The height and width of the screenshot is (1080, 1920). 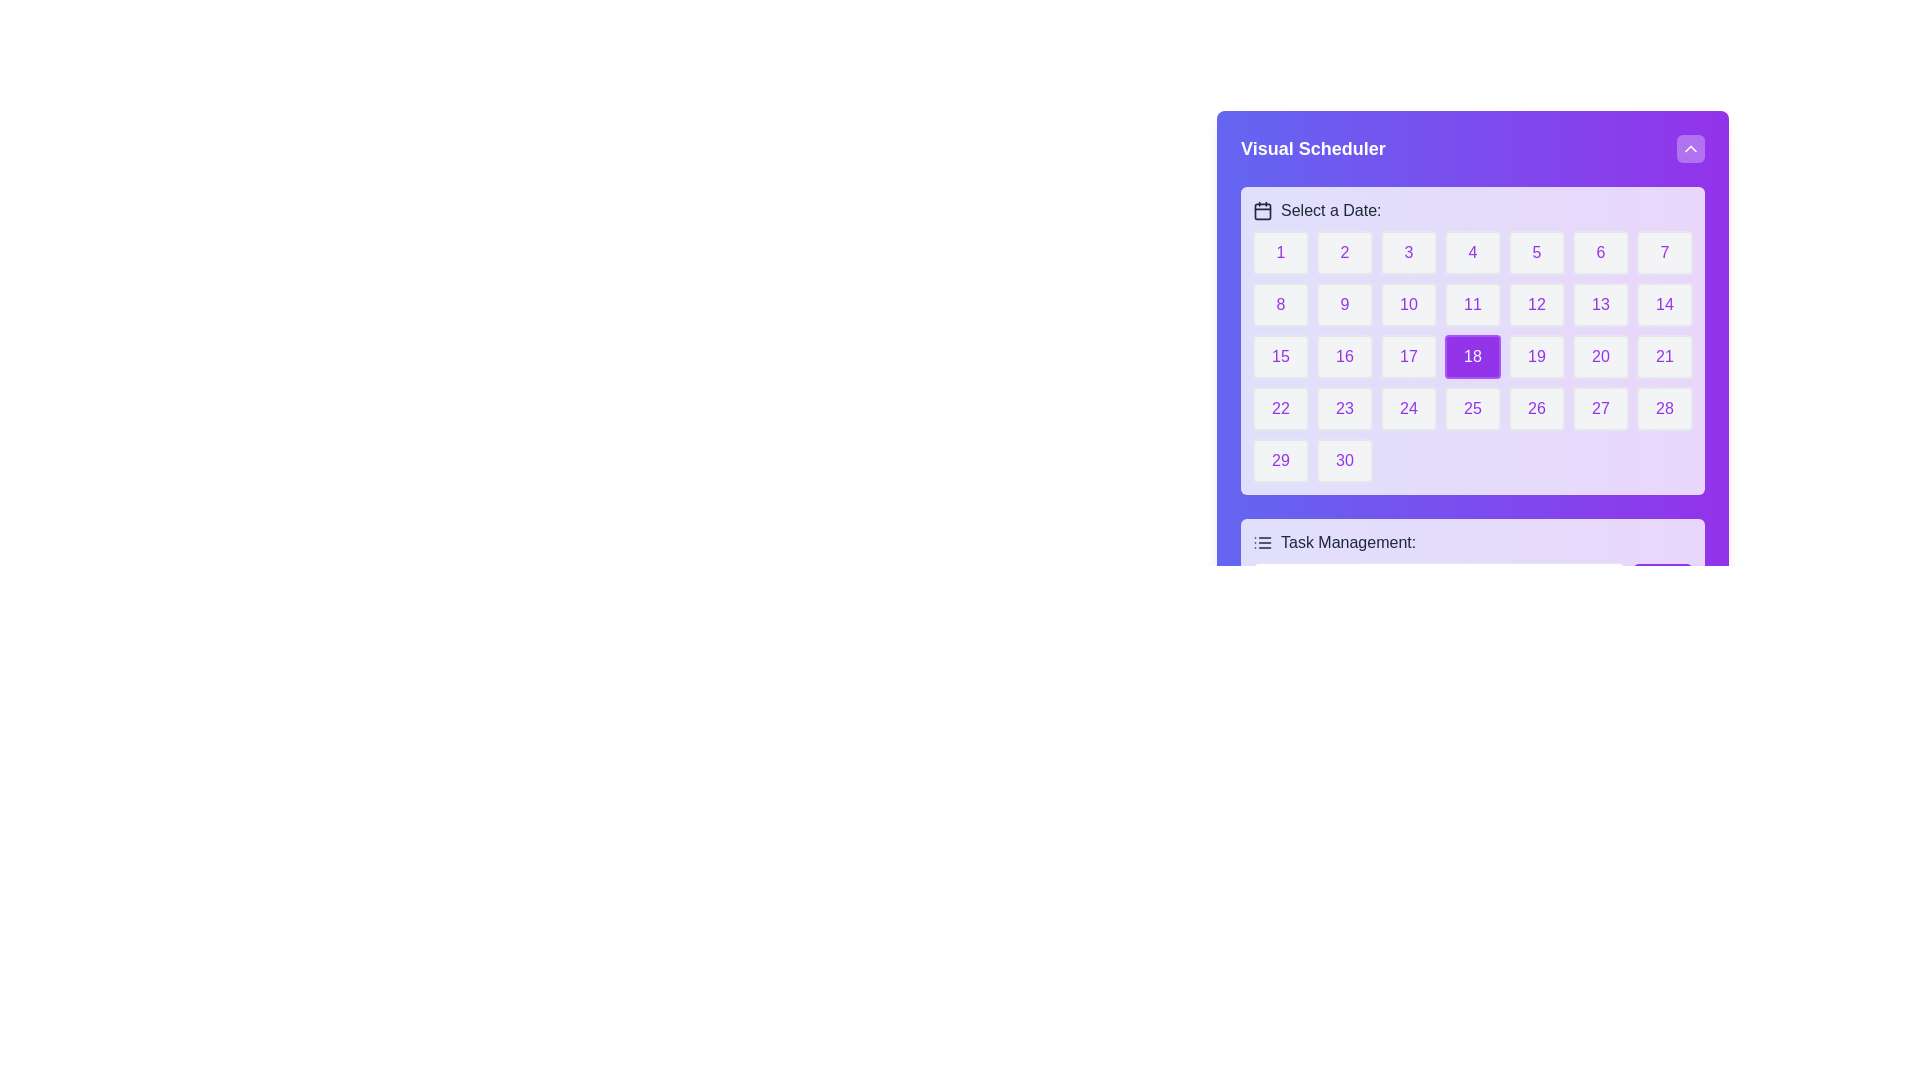 I want to click on the rectangular button with rounded corners, light gray background, gray border, and the text '30' centered in purple, so click(x=1344, y=461).